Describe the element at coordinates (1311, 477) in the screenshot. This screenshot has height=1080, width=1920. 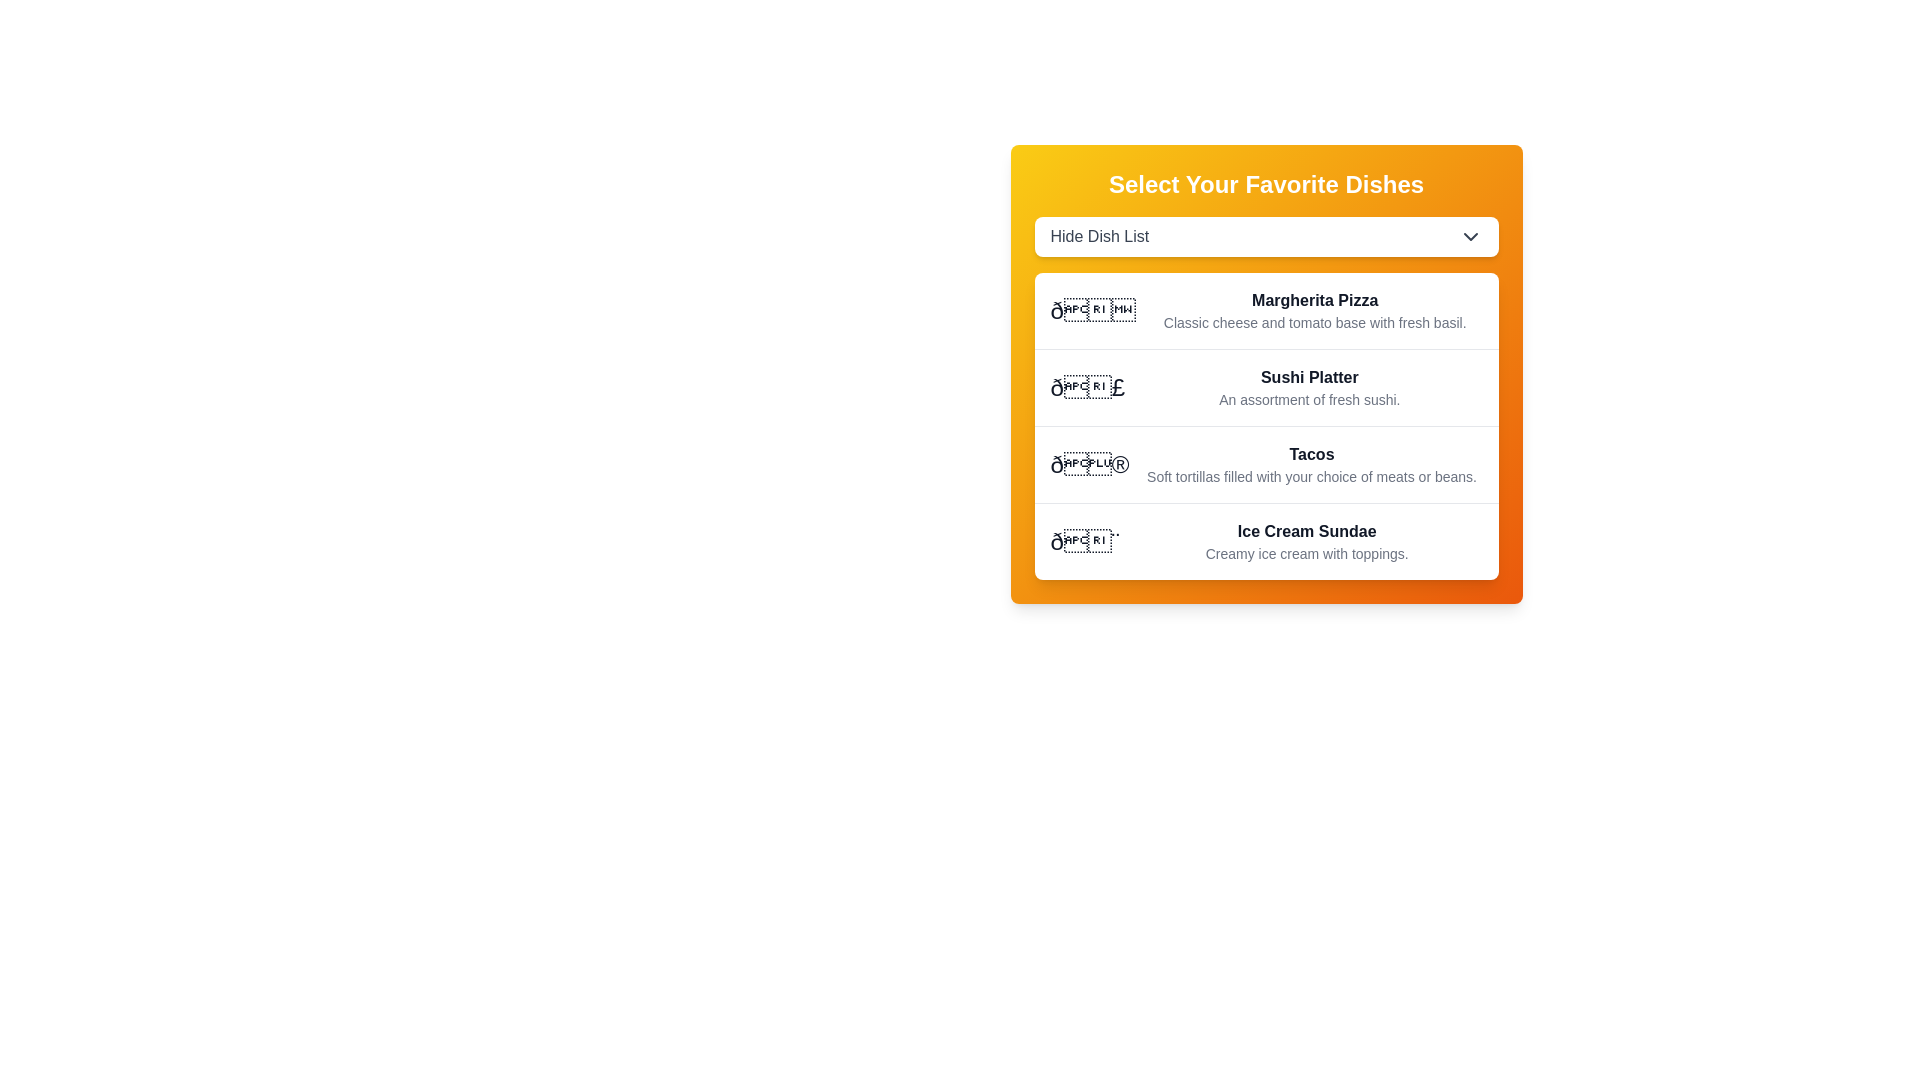
I see `text label component that reads 'Soft tortillas filled with your choice of meats or beans.' which is styled in a smaller font size and appears in a lighter gray color, positioned below the bold title 'Tacos.'` at that location.